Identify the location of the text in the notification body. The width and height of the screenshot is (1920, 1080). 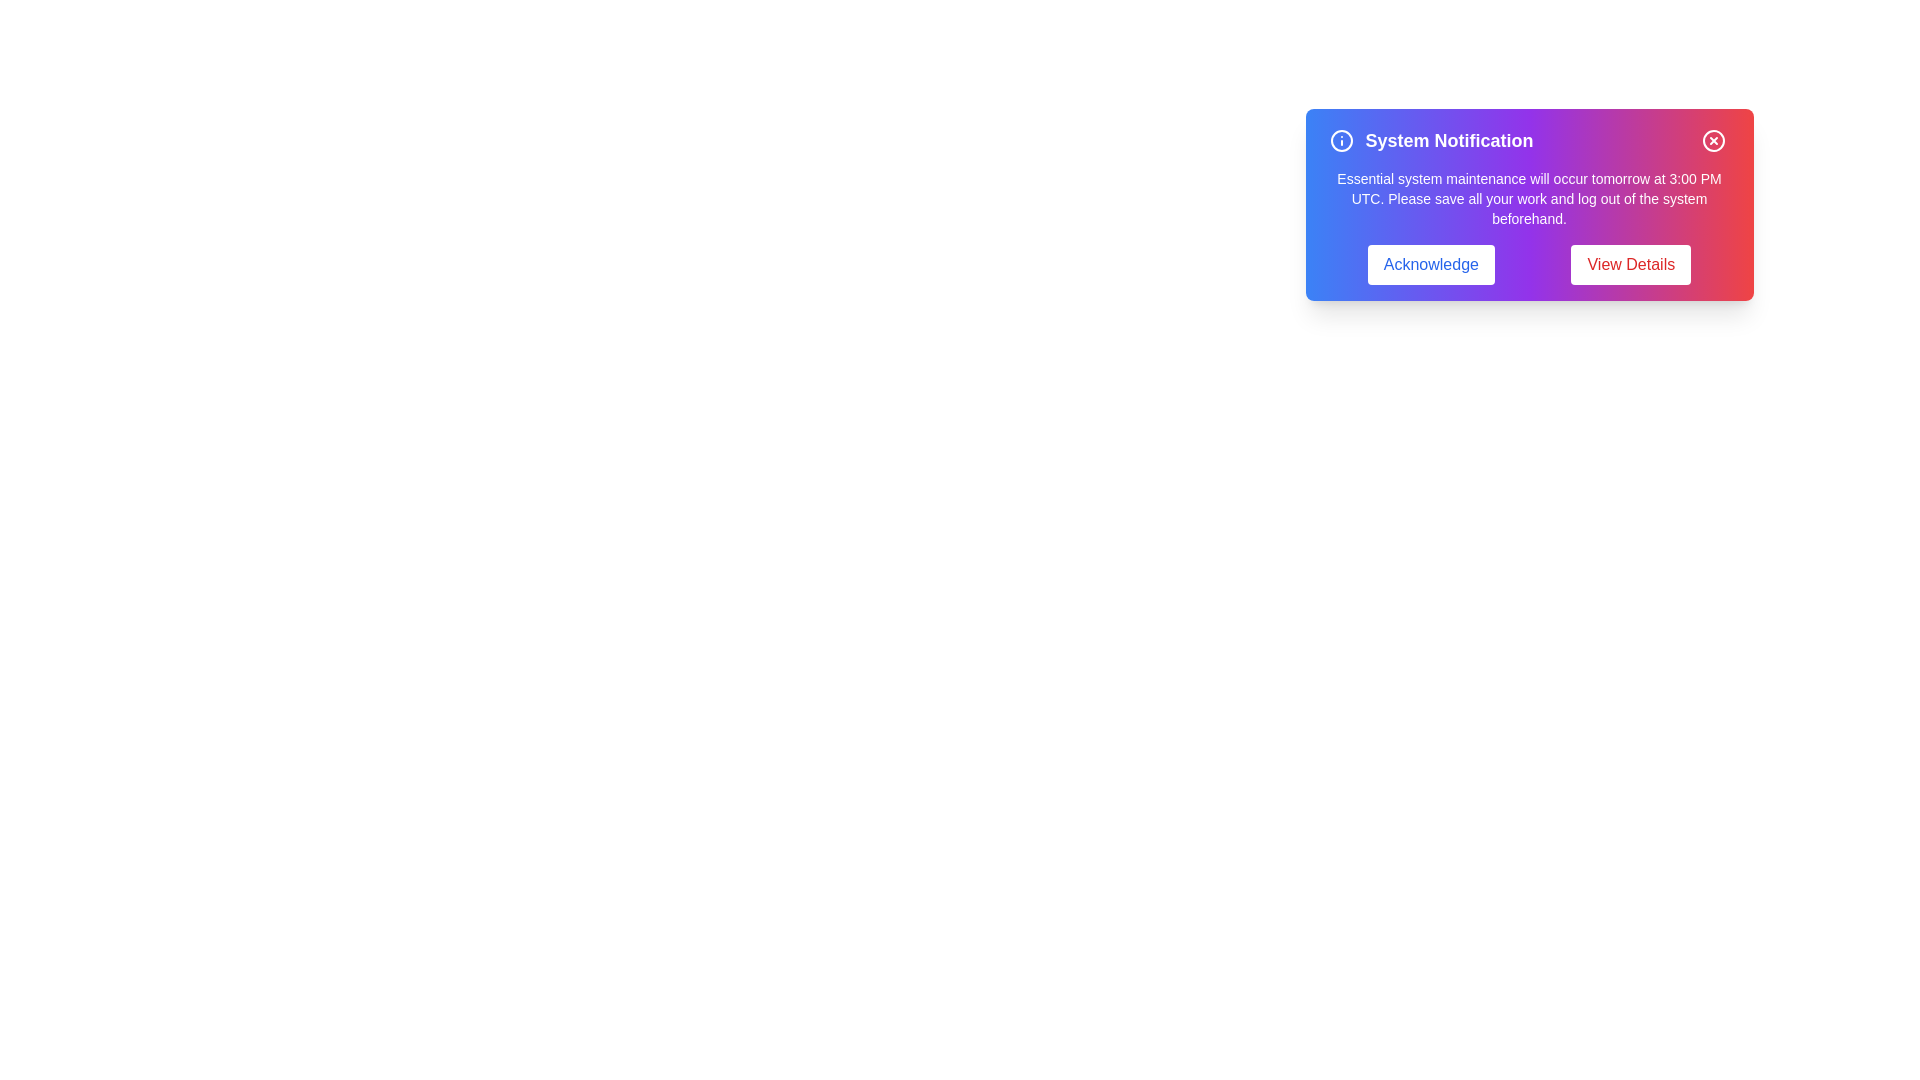
(1329, 168).